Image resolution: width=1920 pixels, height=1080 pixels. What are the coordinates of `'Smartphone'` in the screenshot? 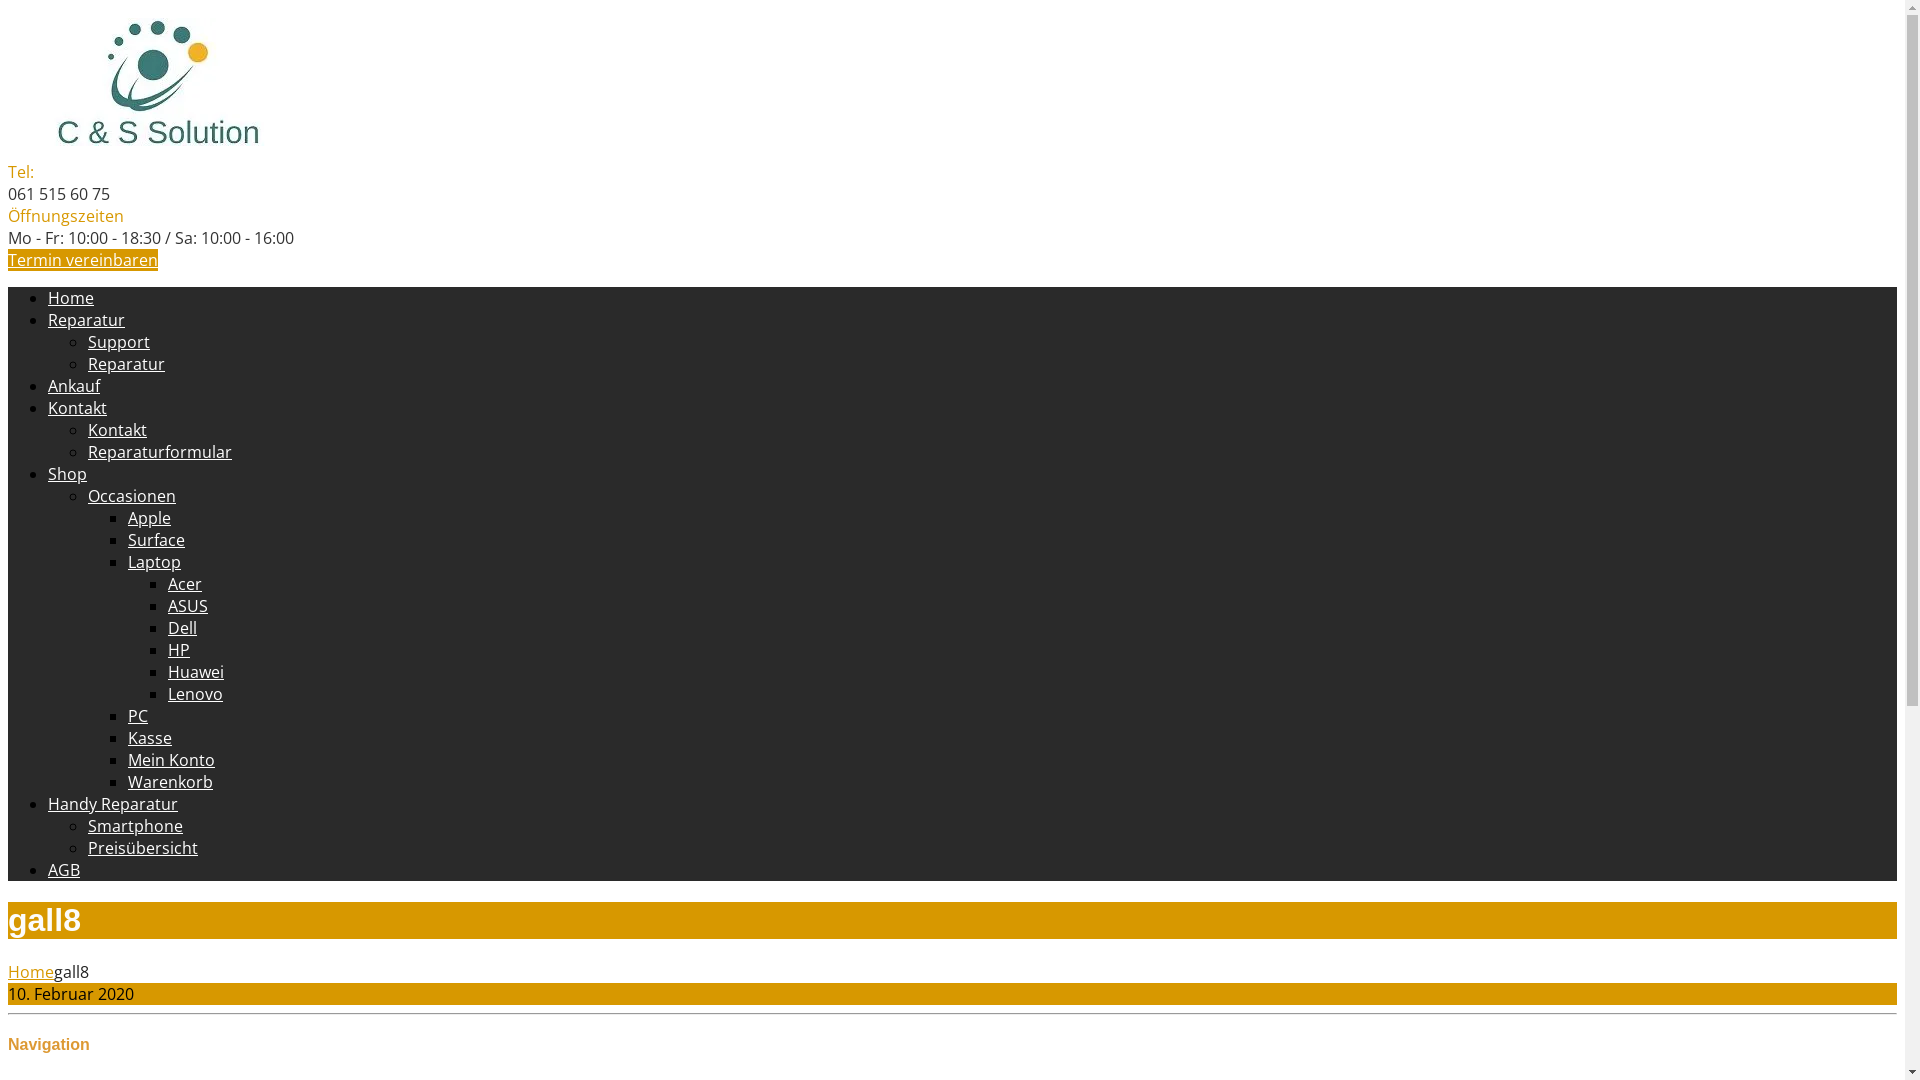 It's located at (134, 825).